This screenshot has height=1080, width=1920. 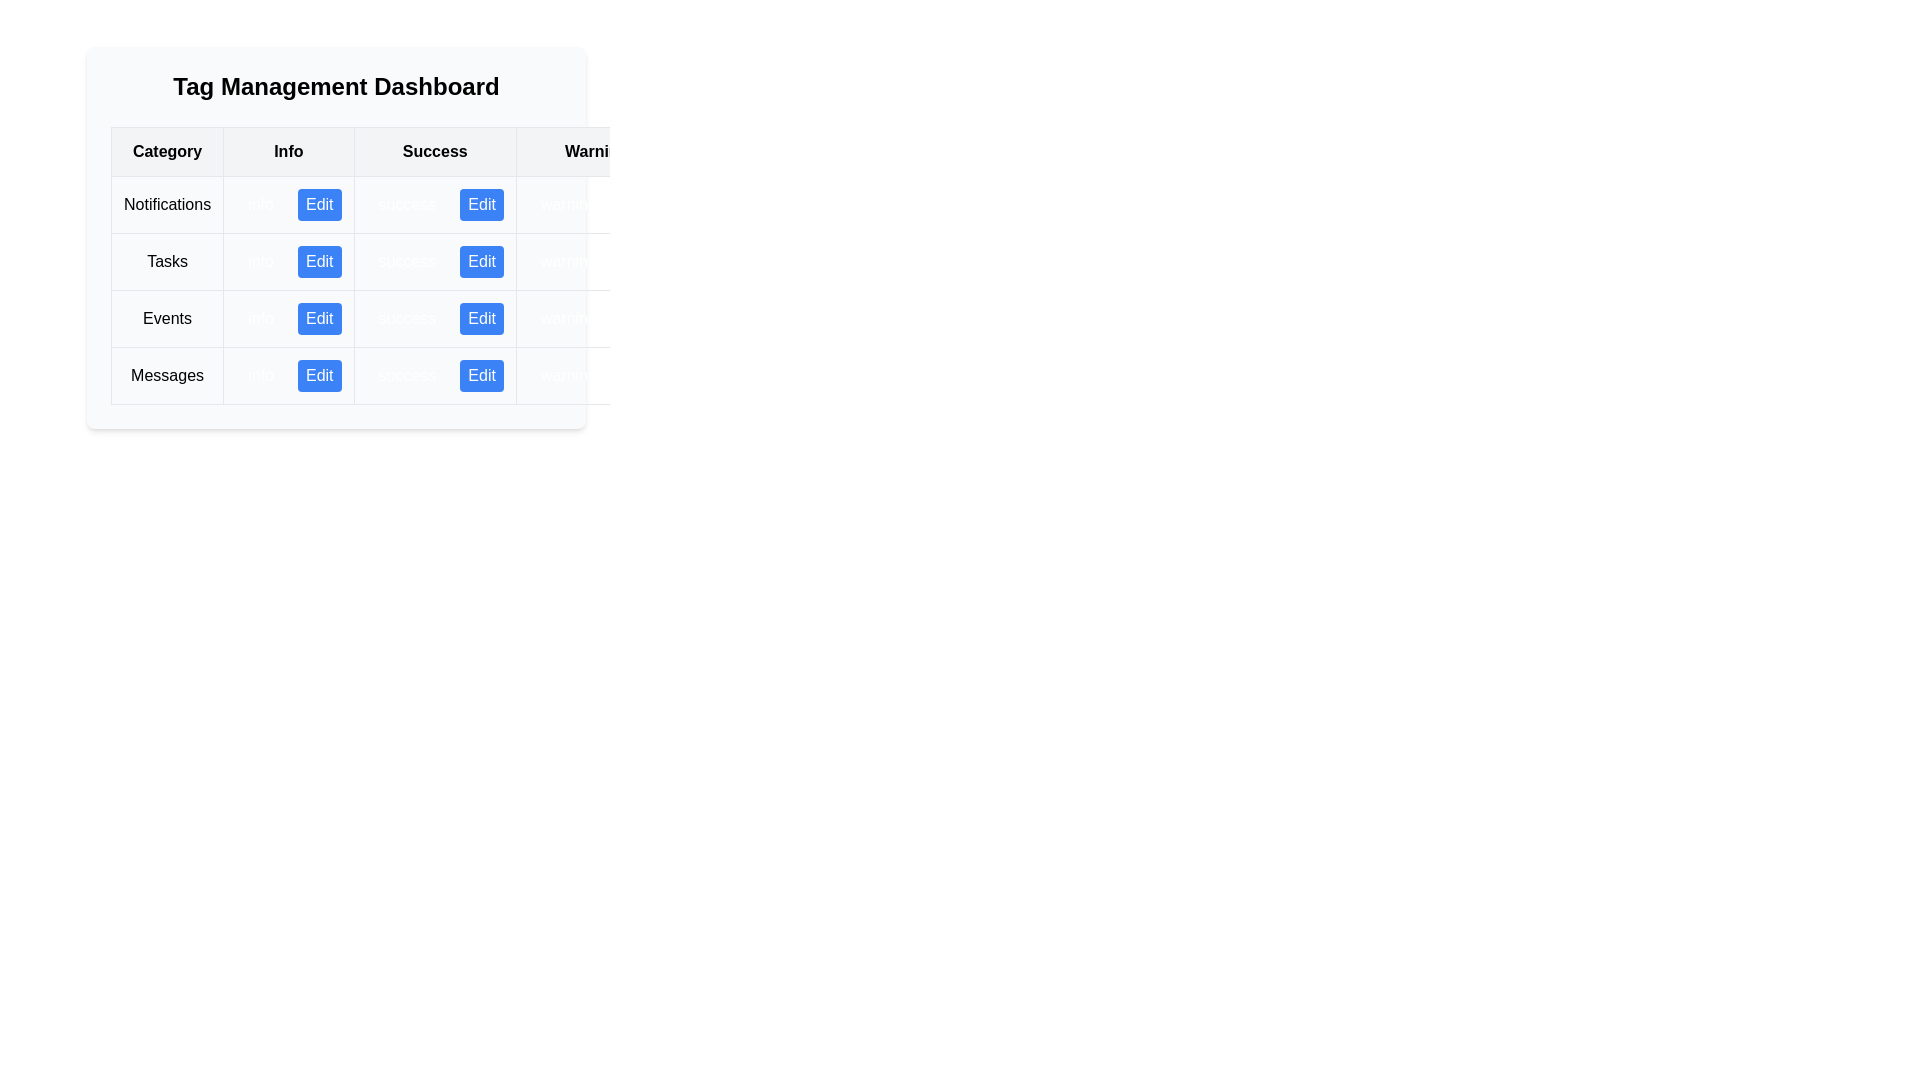 What do you see at coordinates (287, 318) in the screenshot?
I see `the 'info' badge in the 'Events' row of the table` at bounding box center [287, 318].